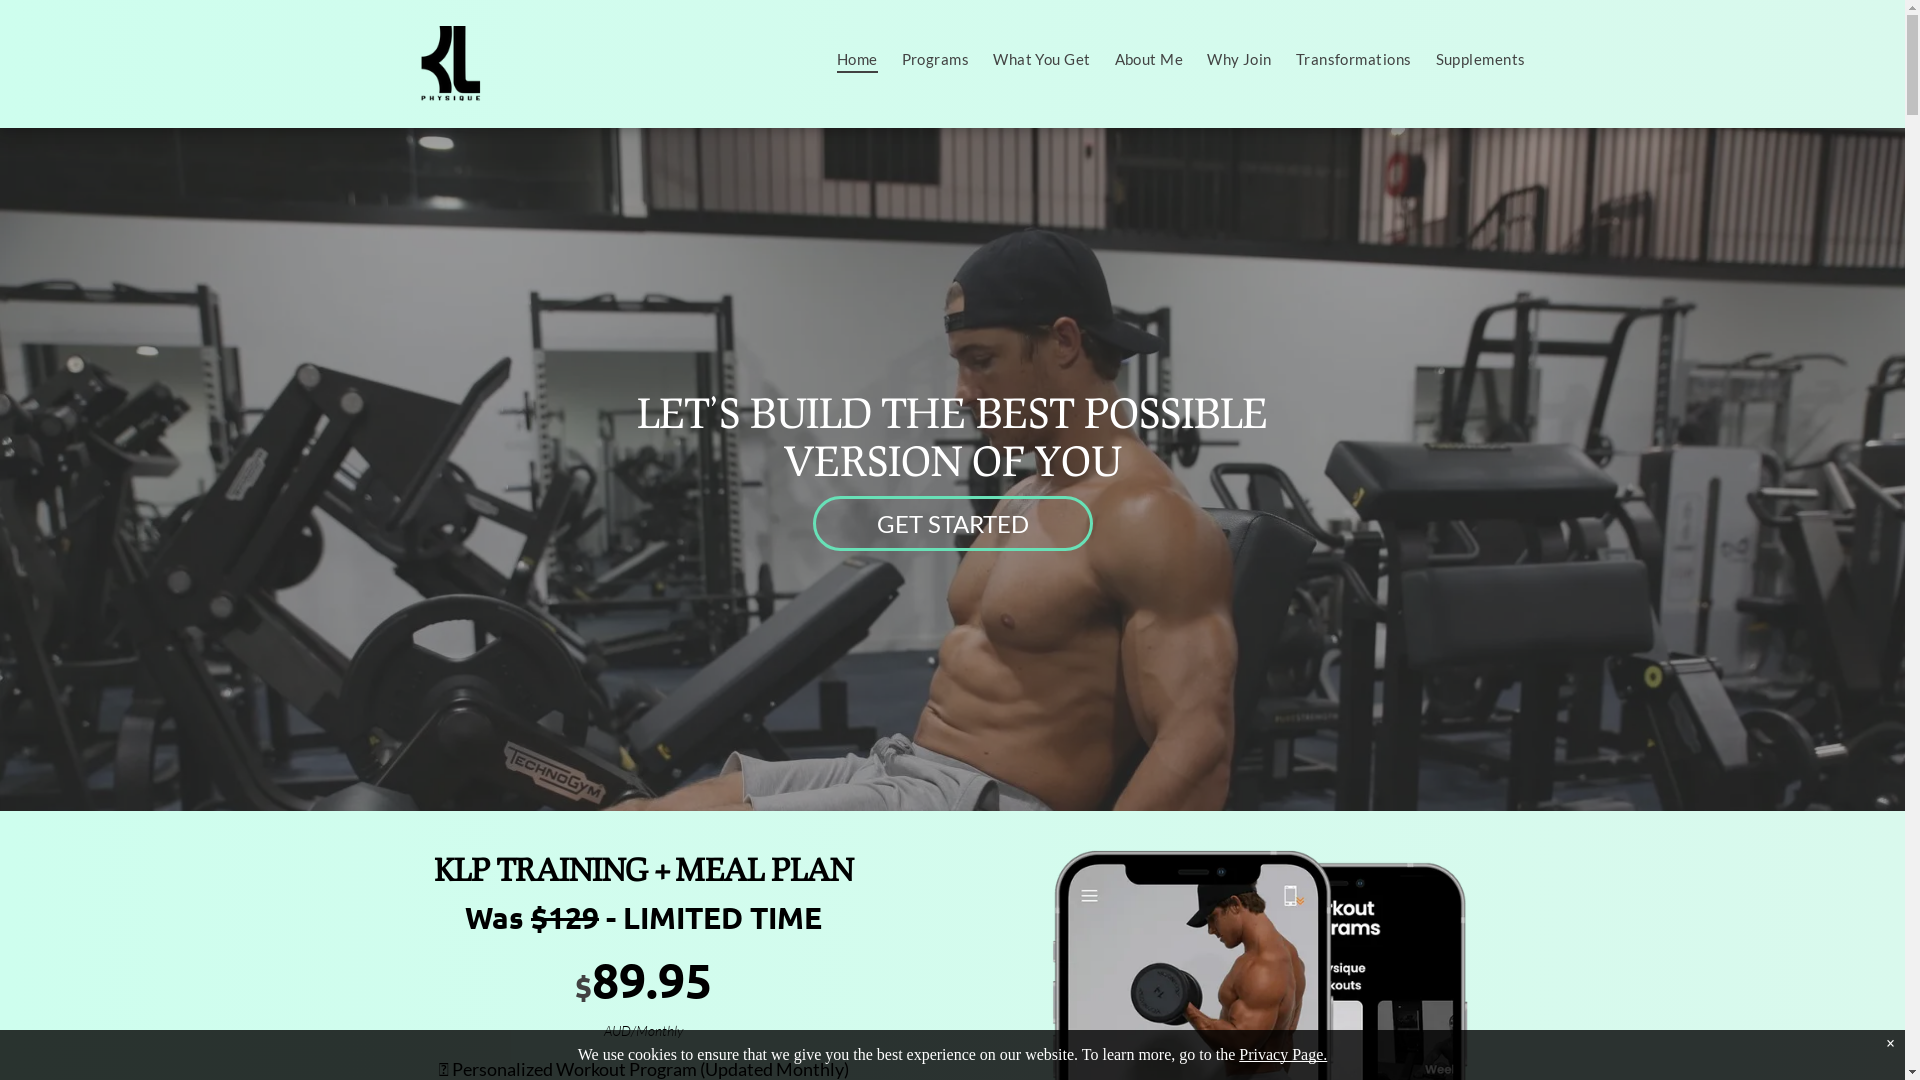  I want to click on 'About Me', so click(1149, 57).